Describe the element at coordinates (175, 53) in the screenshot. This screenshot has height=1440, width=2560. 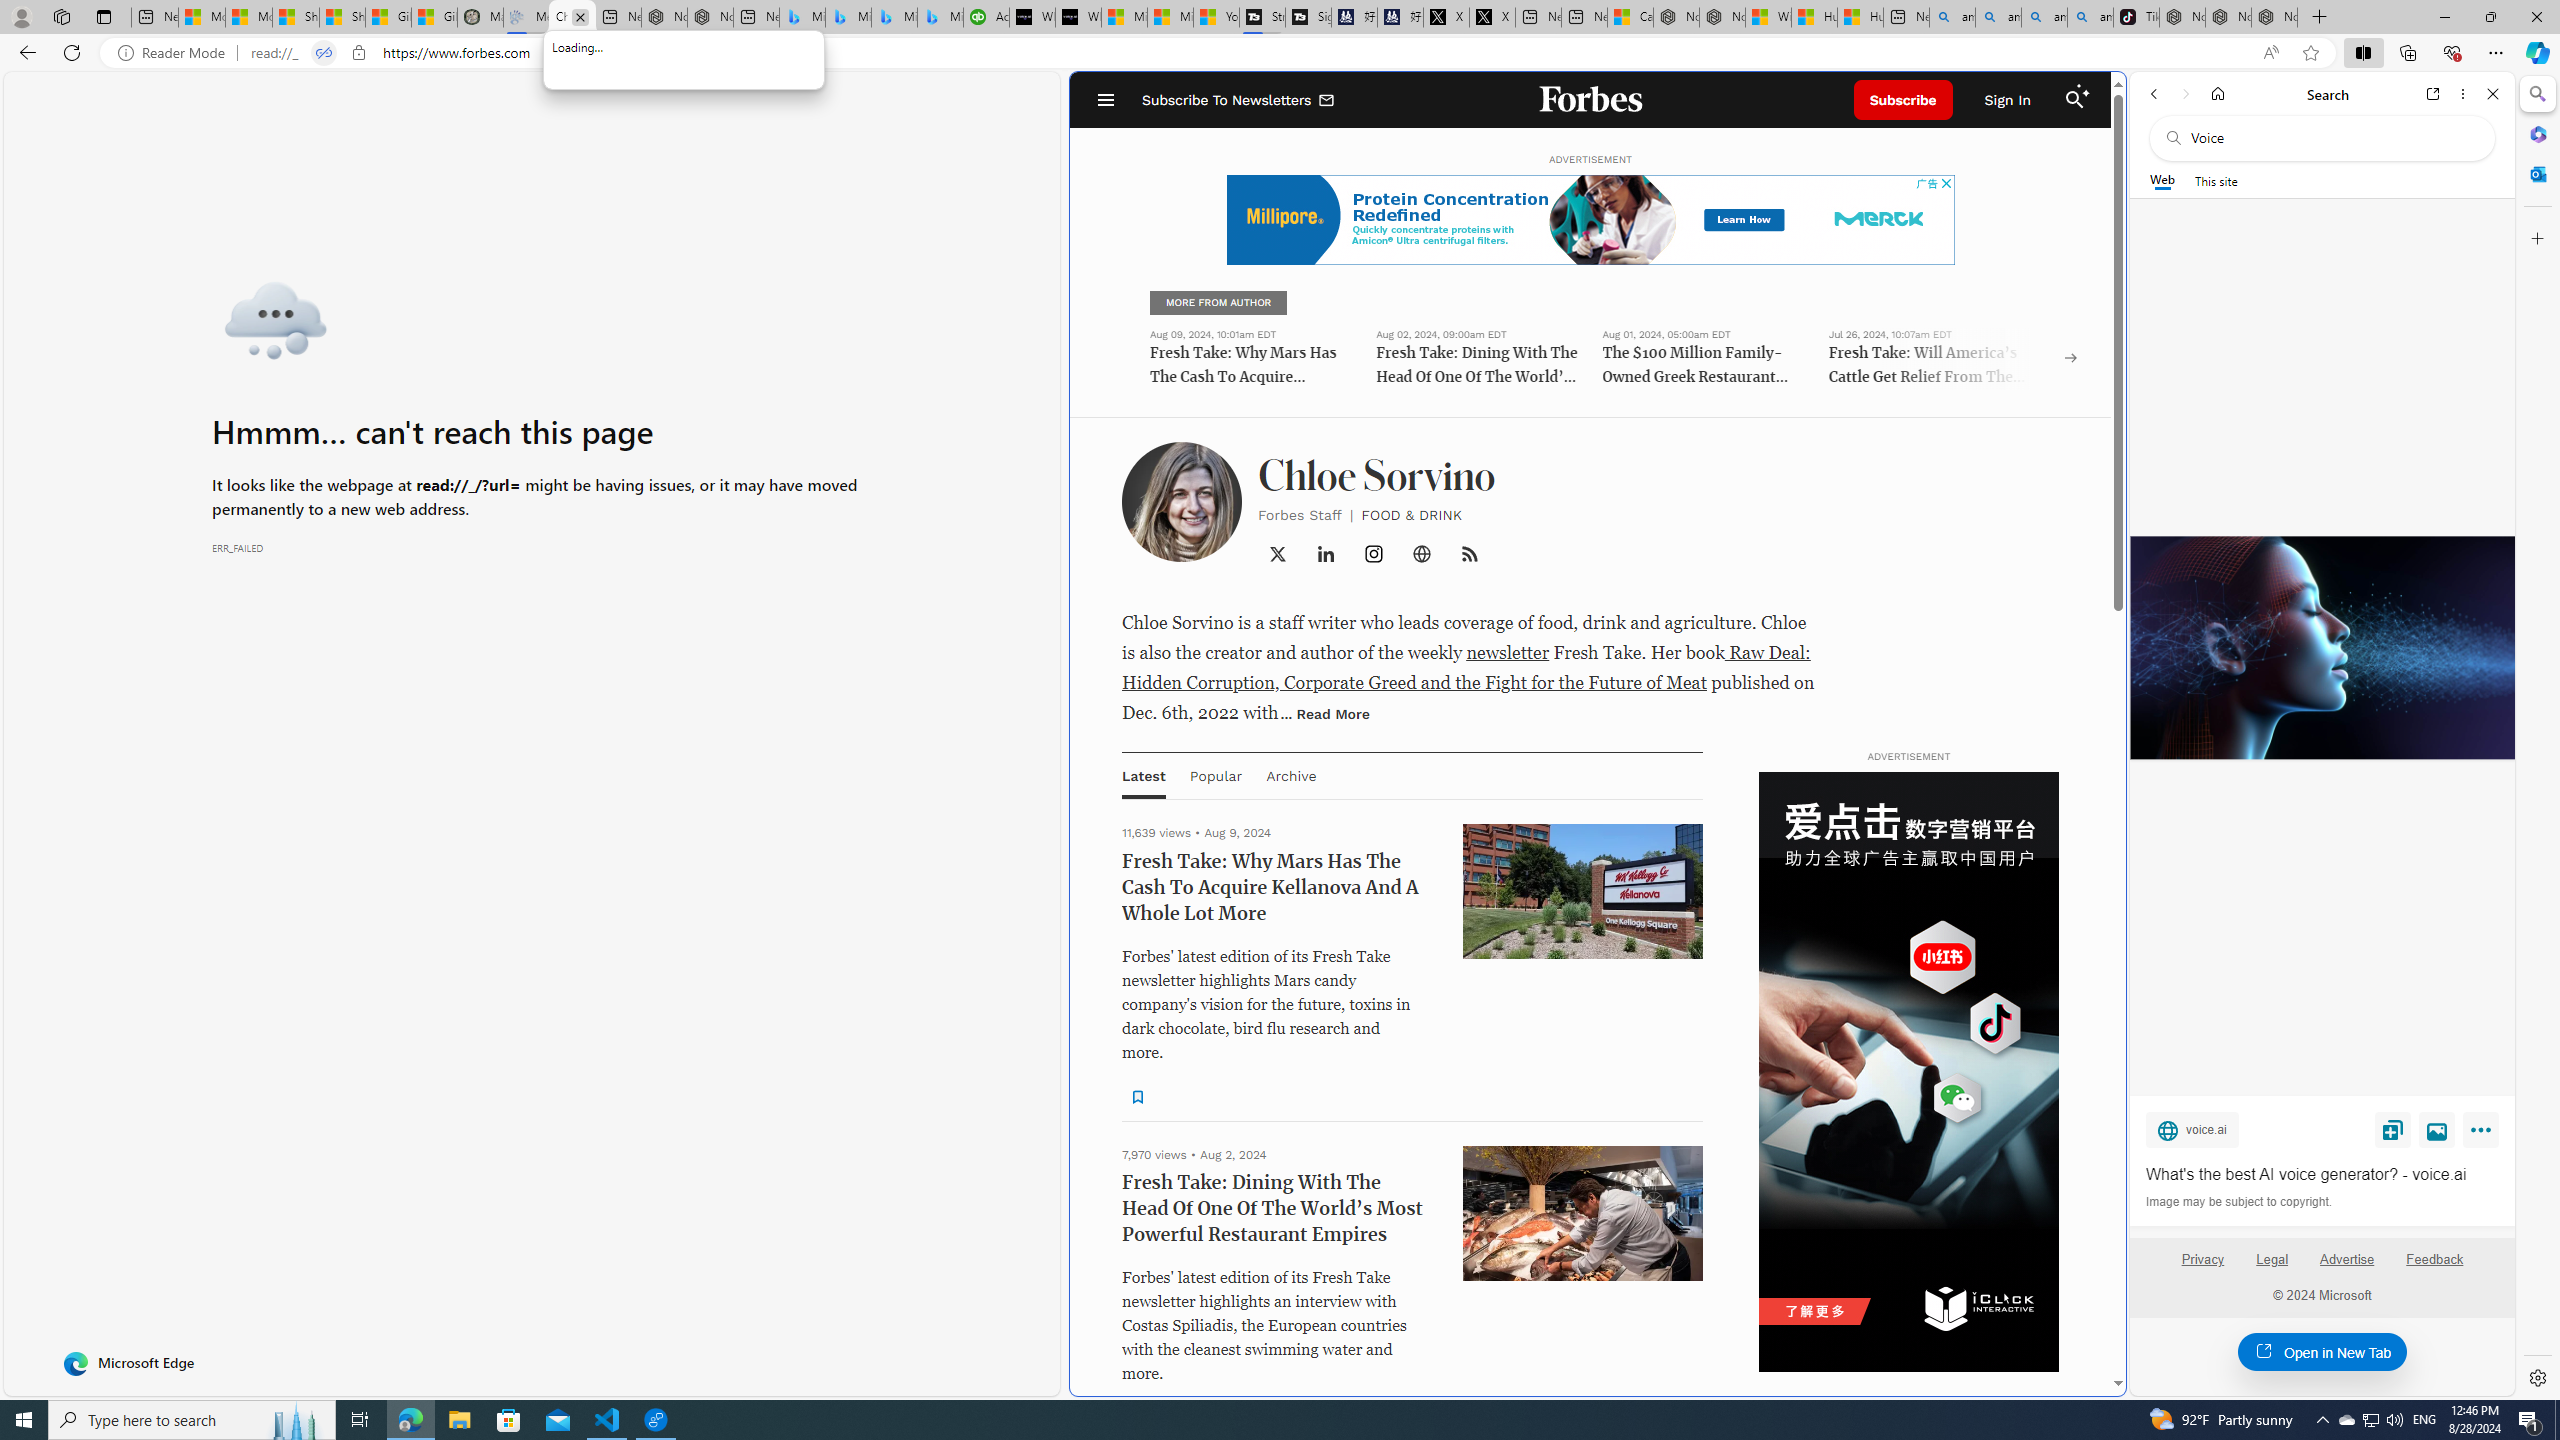
I see `'Reader Mode'` at that location.